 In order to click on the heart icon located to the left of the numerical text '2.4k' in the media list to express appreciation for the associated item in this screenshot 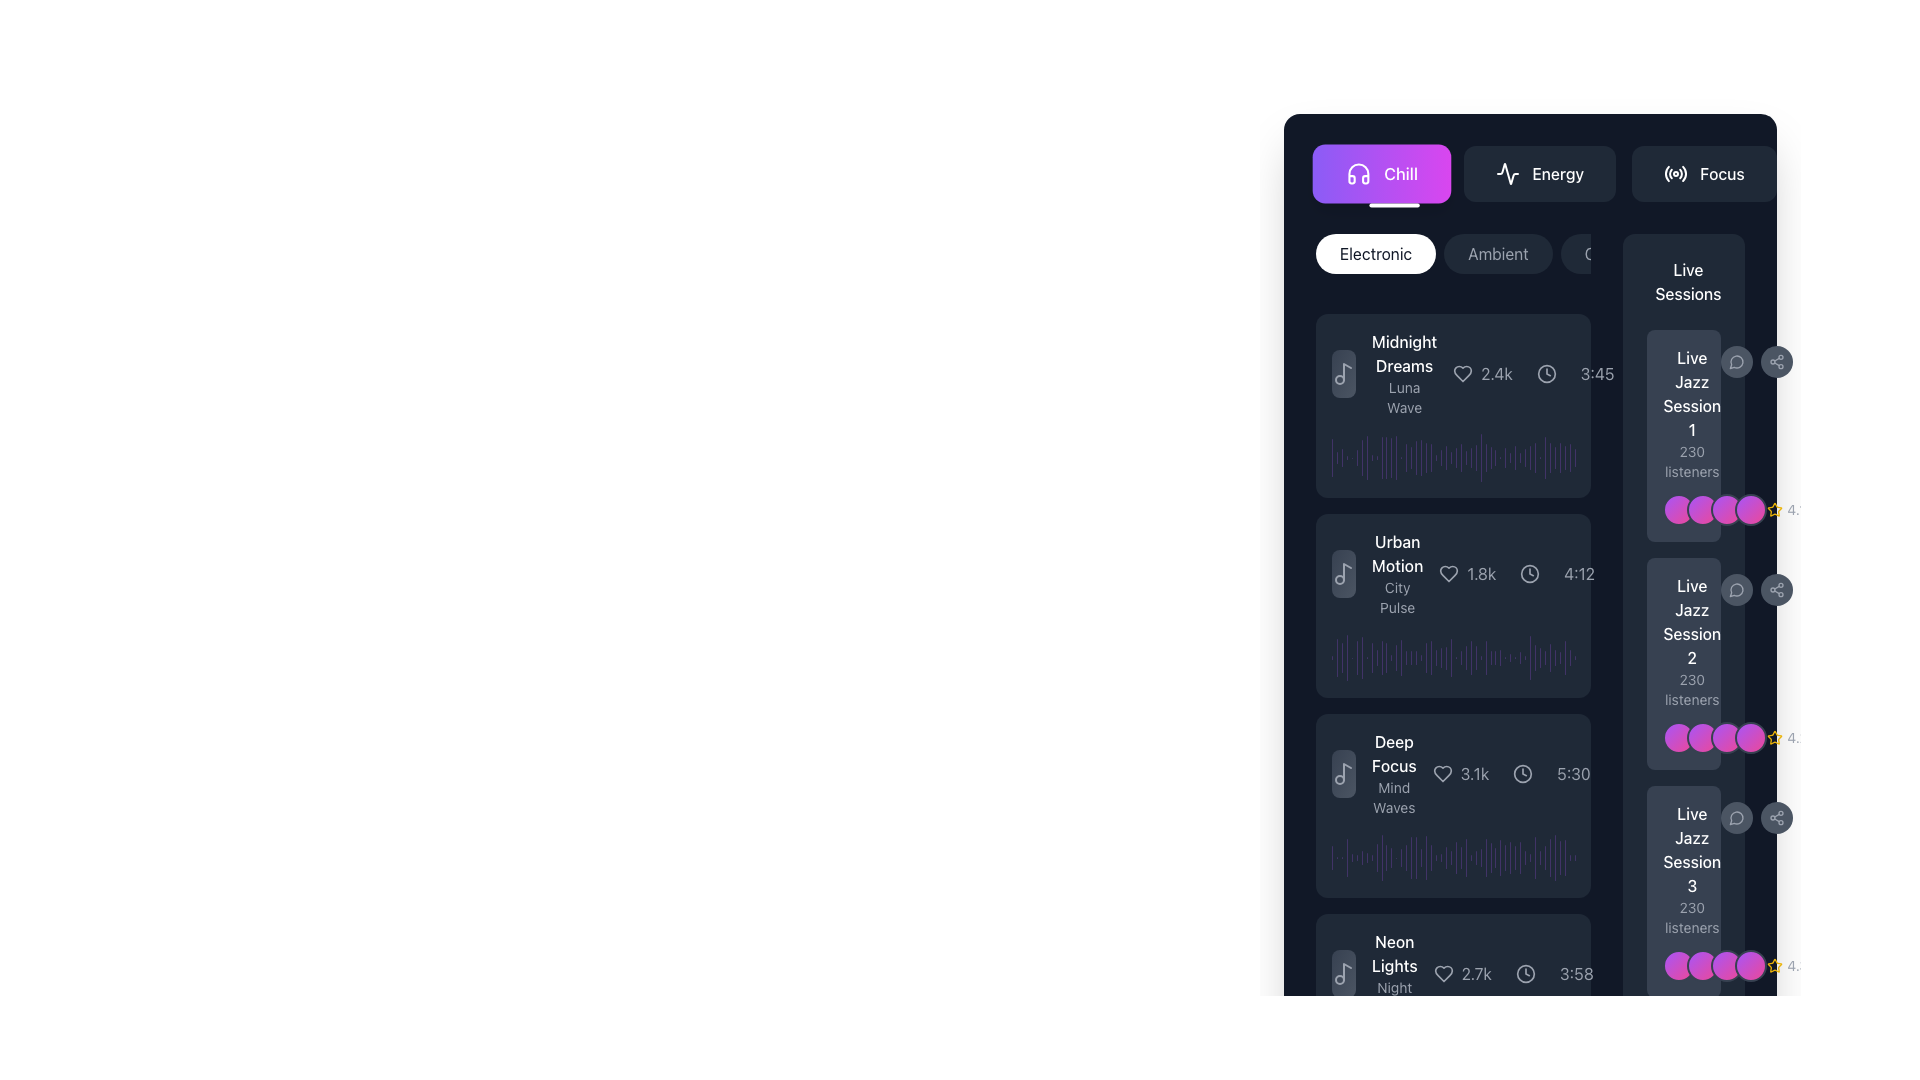, I will do `click(1463, 374)`.